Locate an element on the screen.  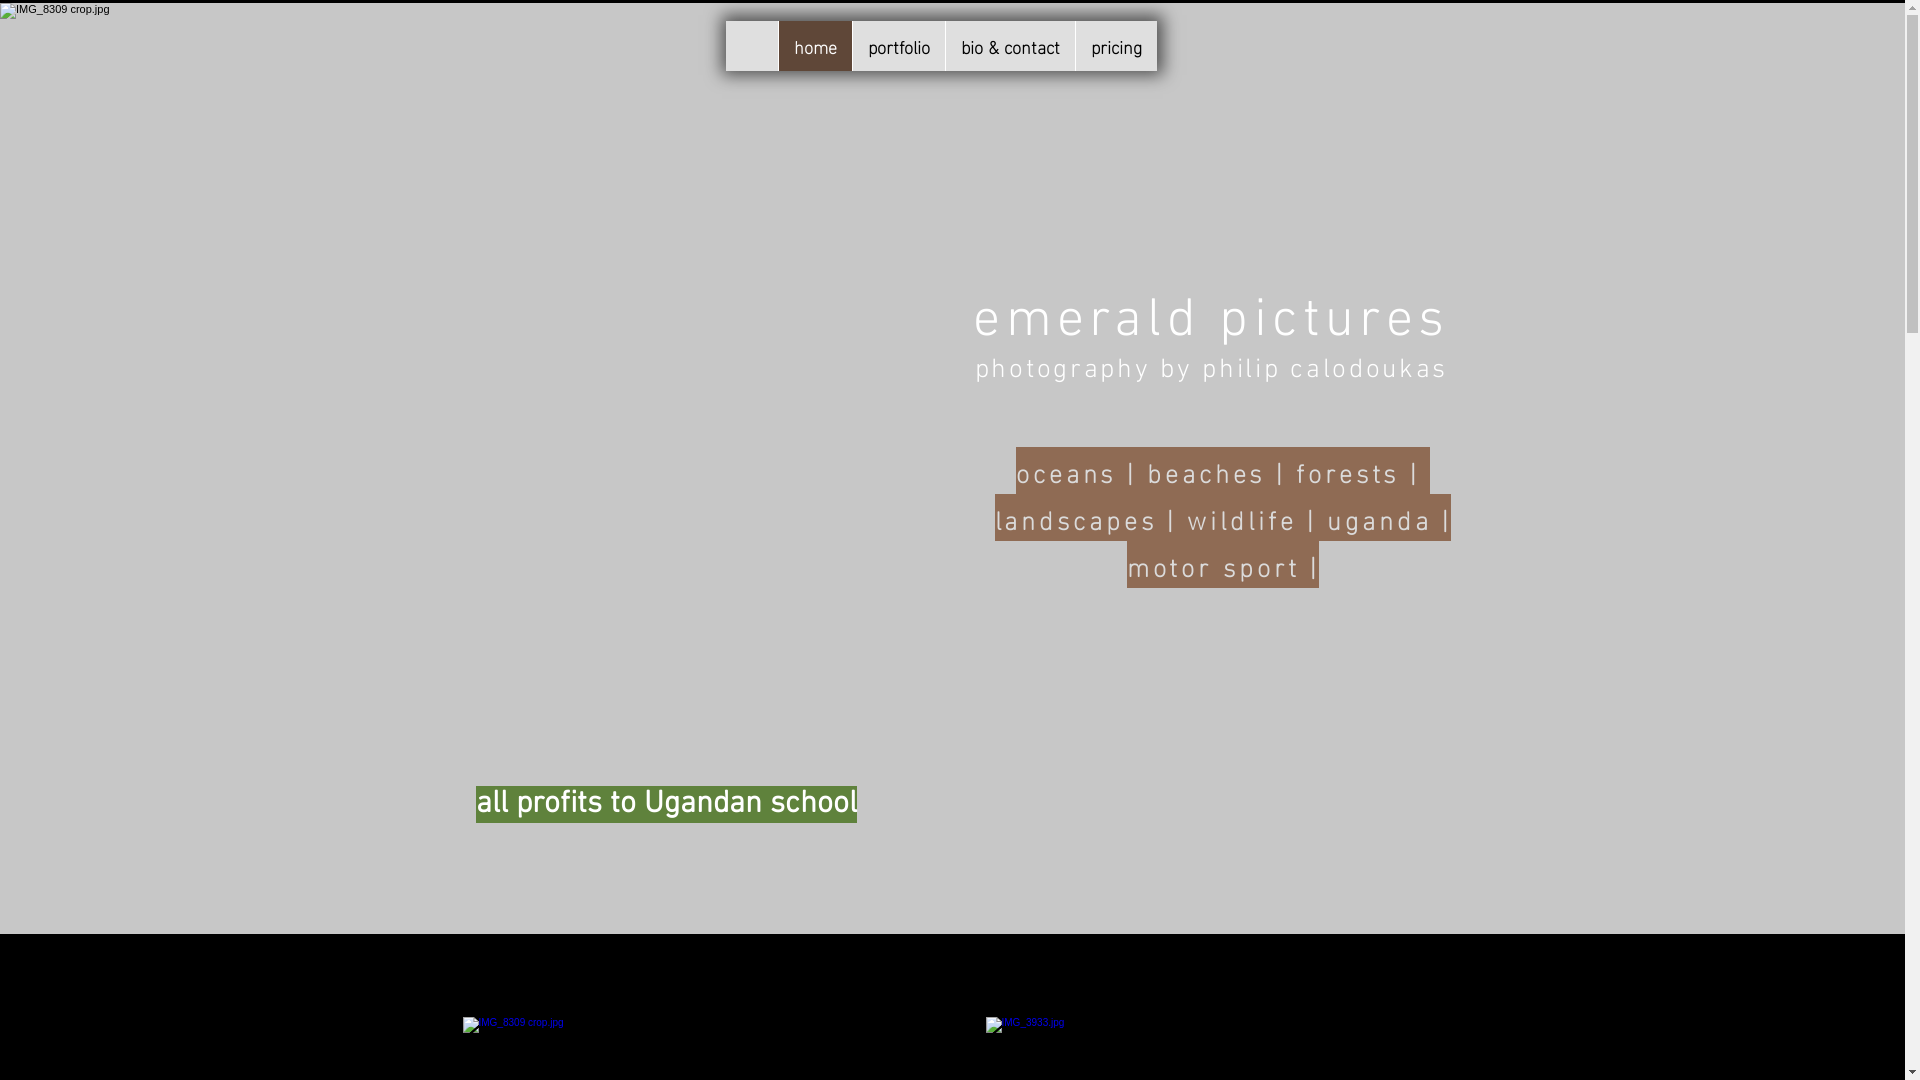
'home' is located at coordinates (815, 45).